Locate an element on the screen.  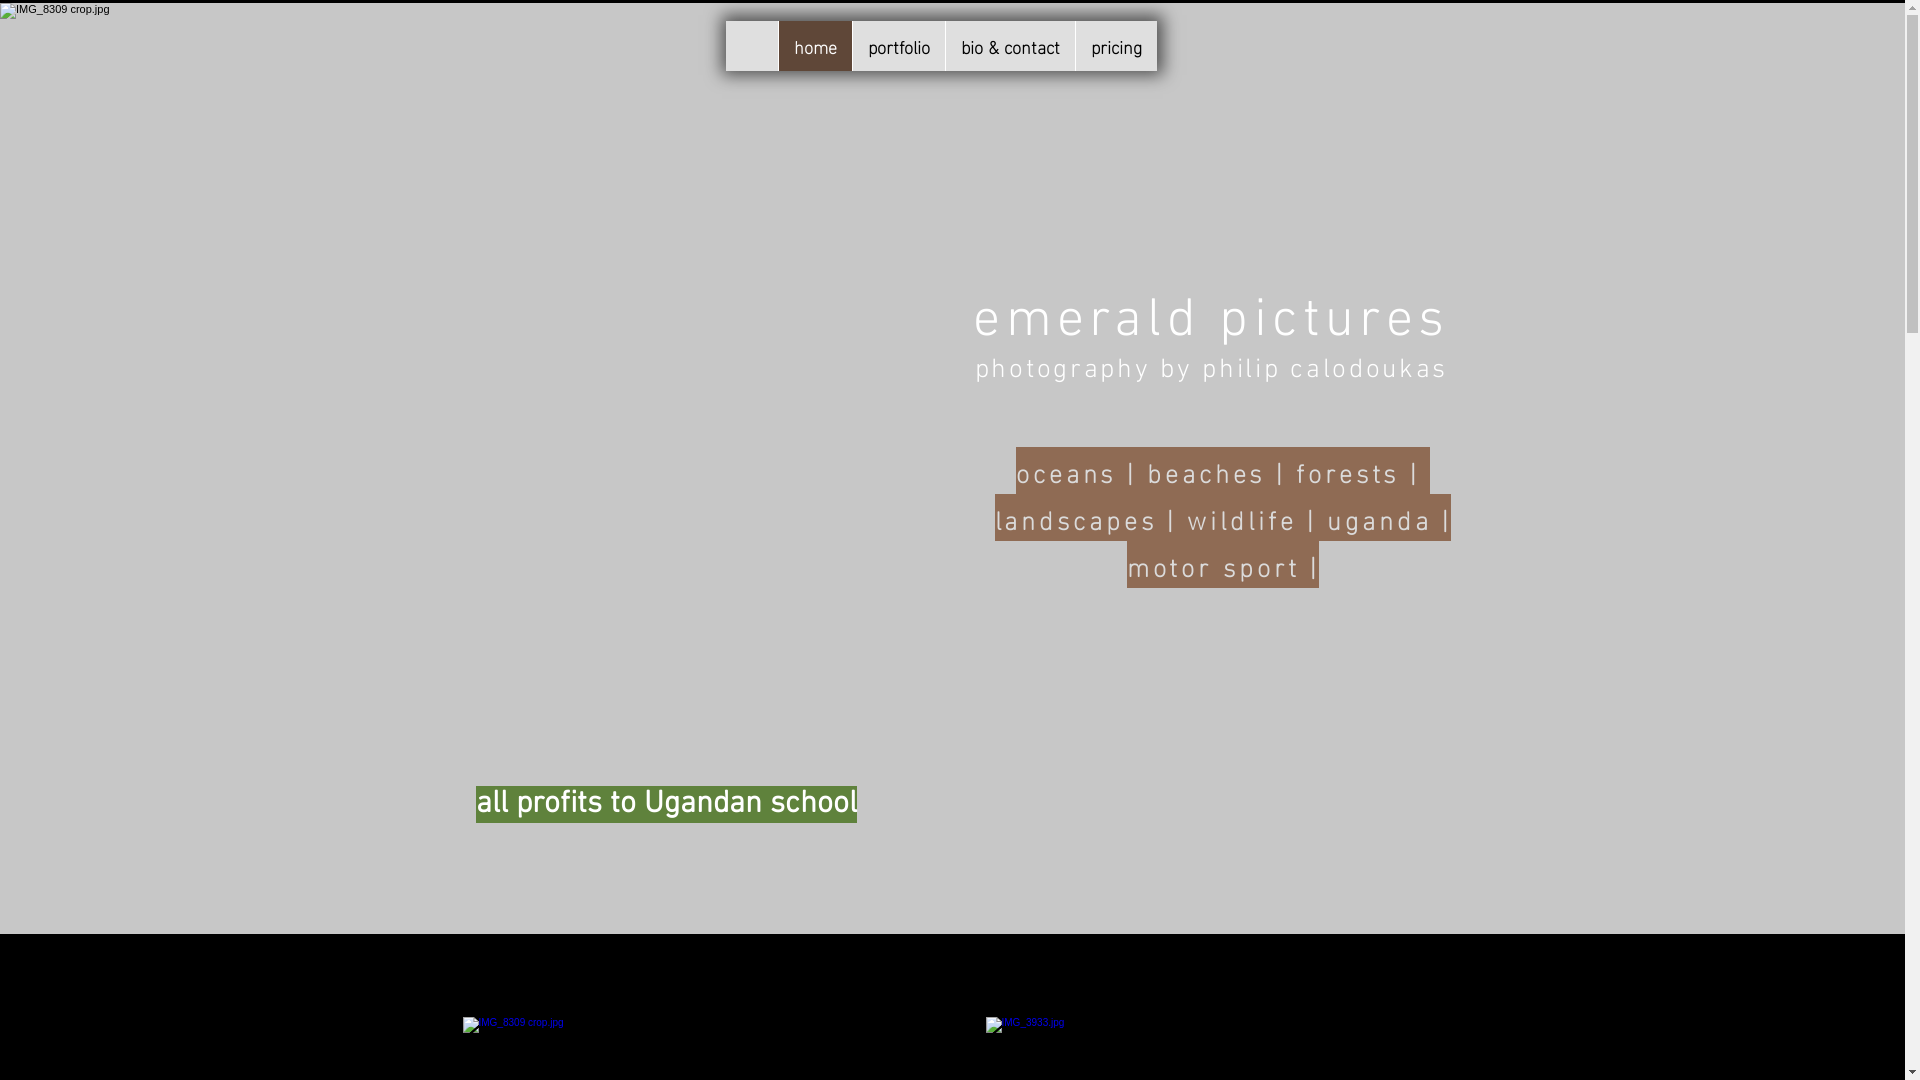
'home' is located at coordinates (815, 45).